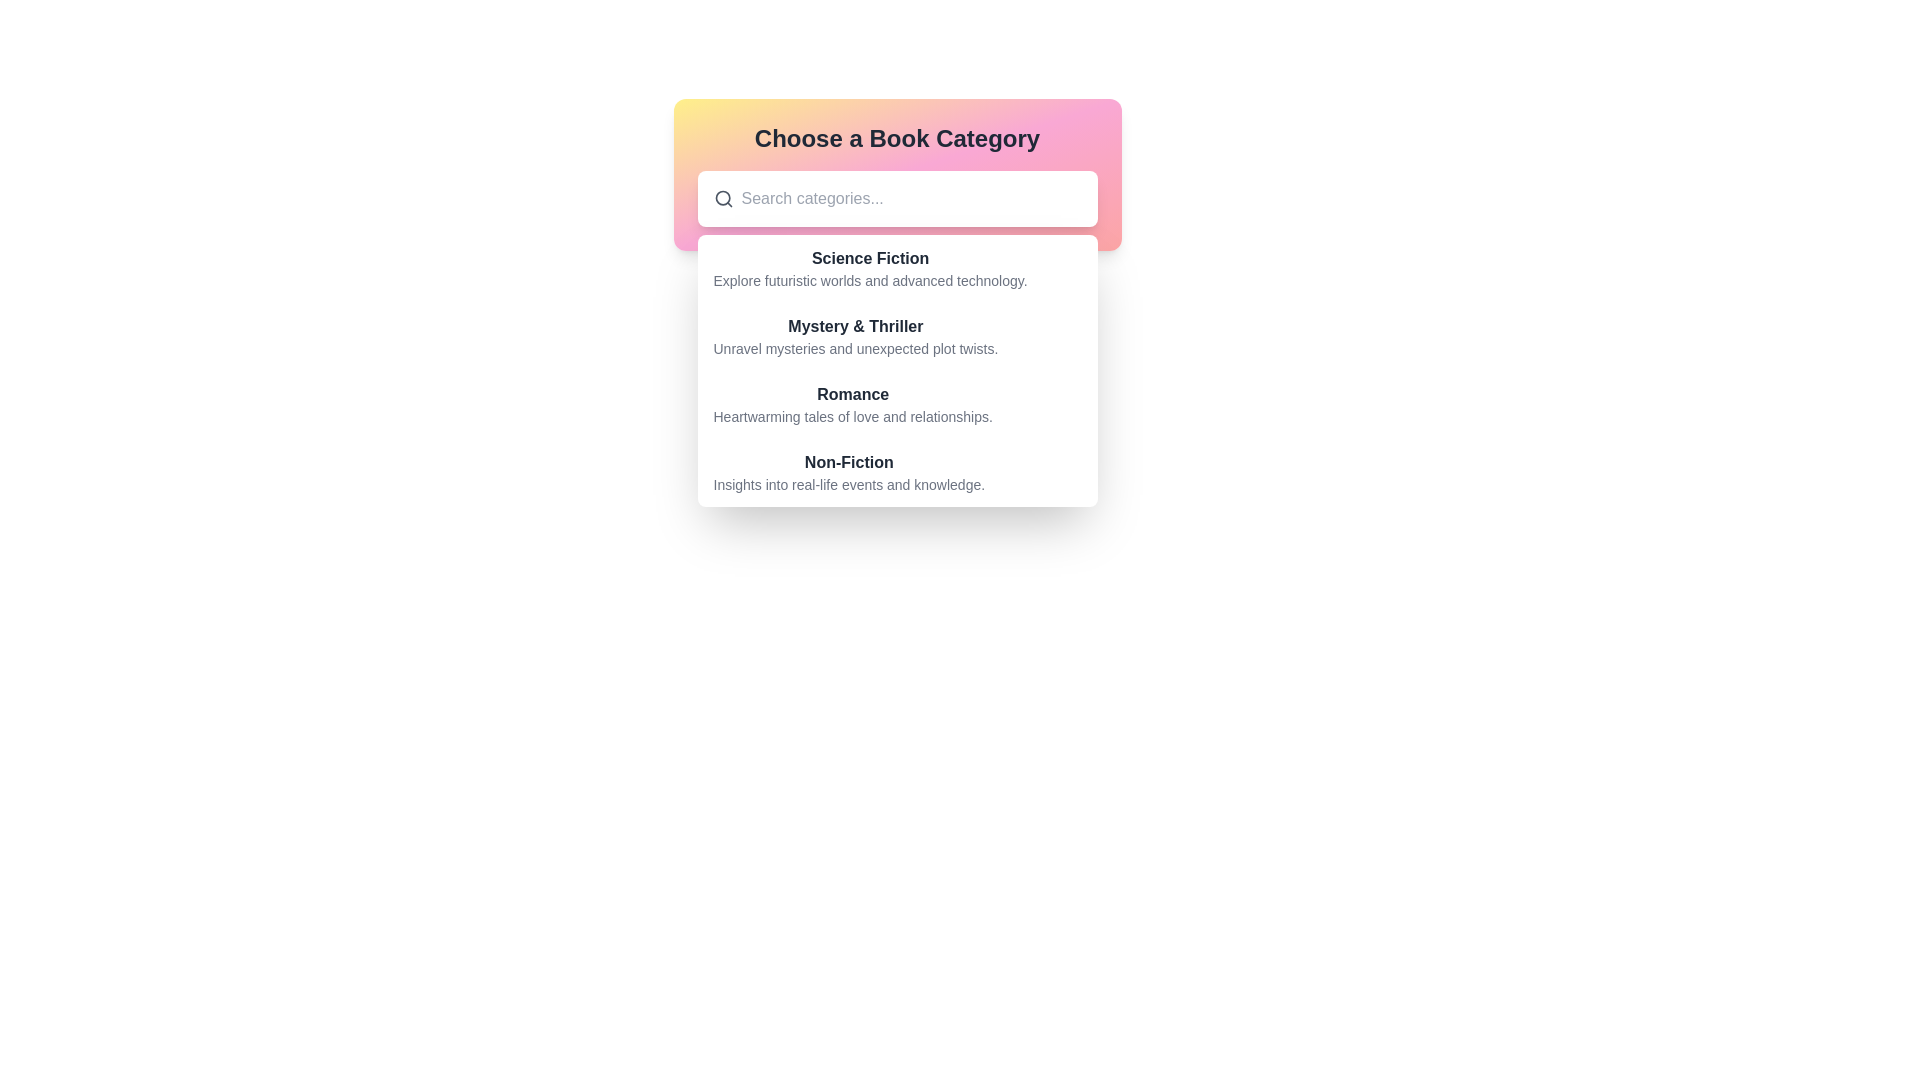 The width and height of the screenshot is (1920, 1080). I want to click on to select the 'Romance' category option in the dropdown menu, which is the third option located centrally below 'Mystery & Thriller' and above 'Non-Fiction', so click(896, 405).